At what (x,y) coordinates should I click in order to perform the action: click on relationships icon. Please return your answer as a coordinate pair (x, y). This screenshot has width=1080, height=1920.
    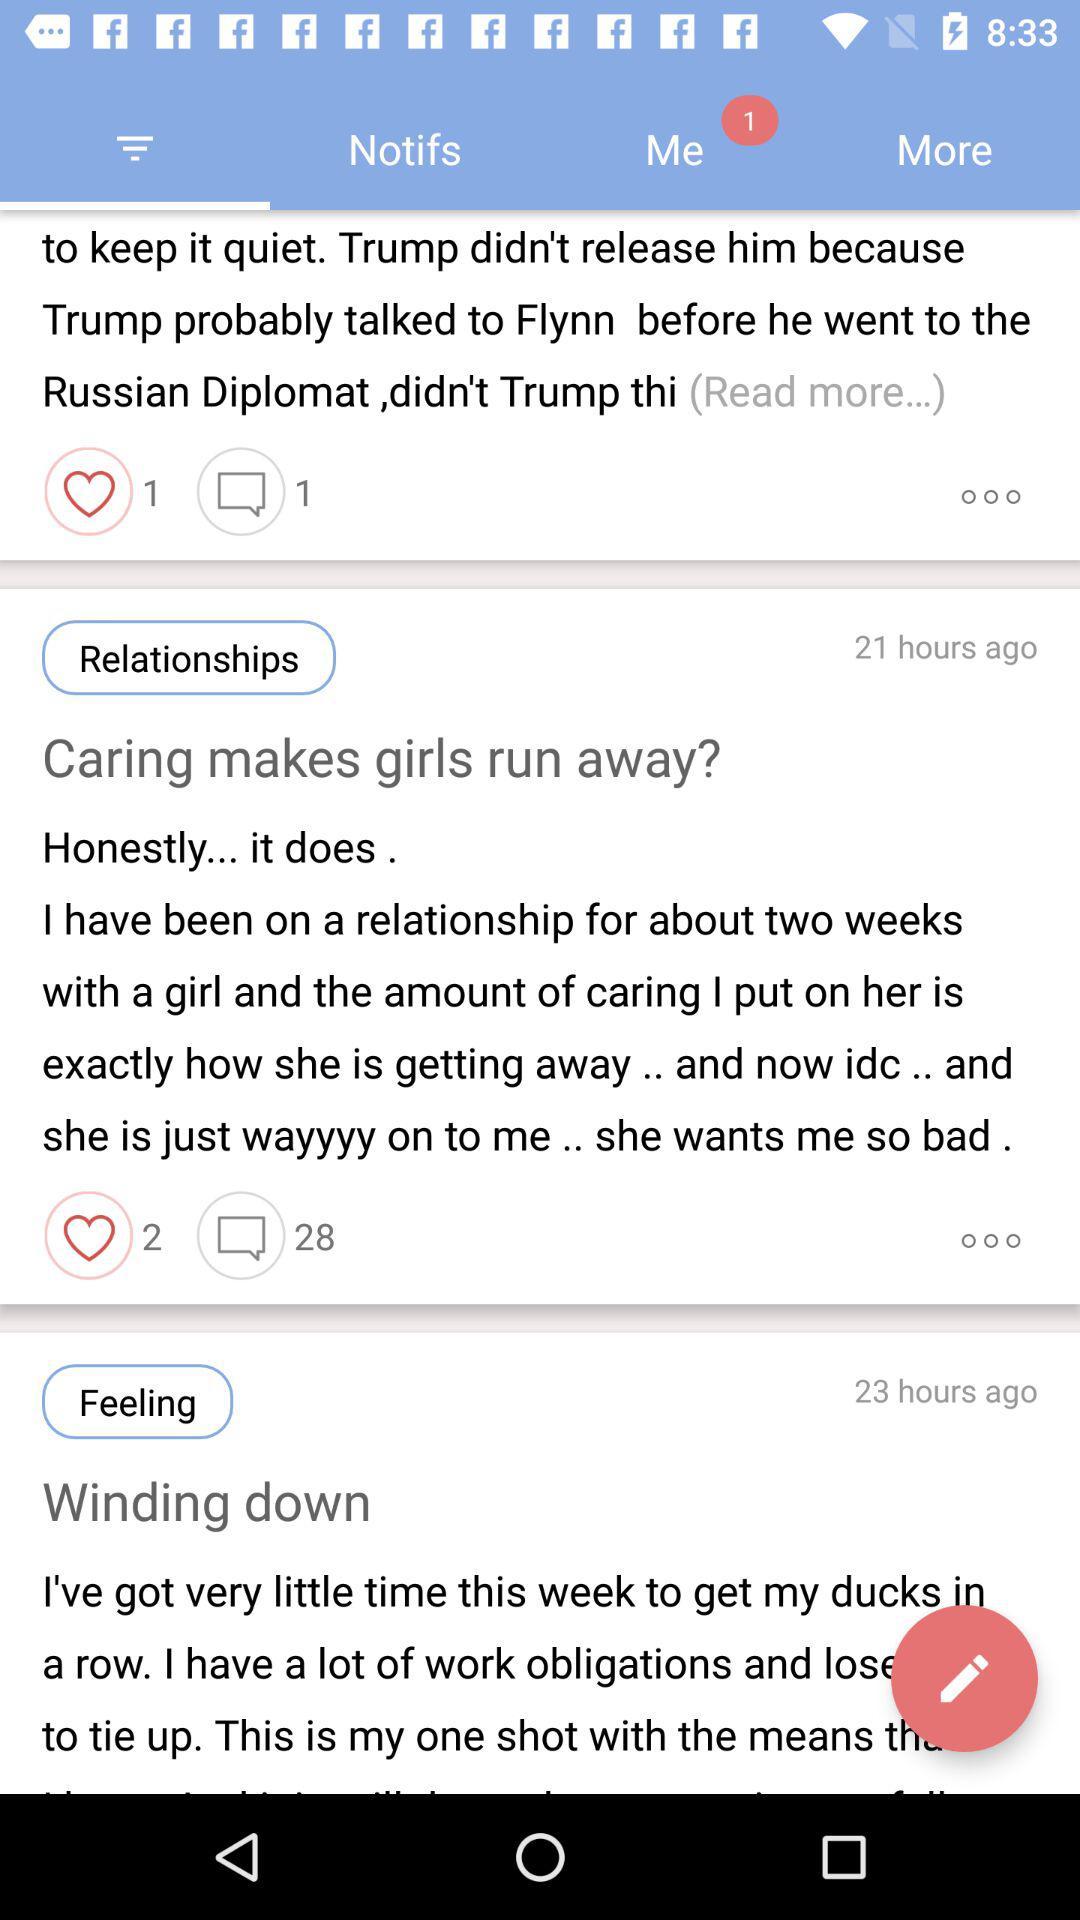
    Looking at the image, I should click on (189, 657).